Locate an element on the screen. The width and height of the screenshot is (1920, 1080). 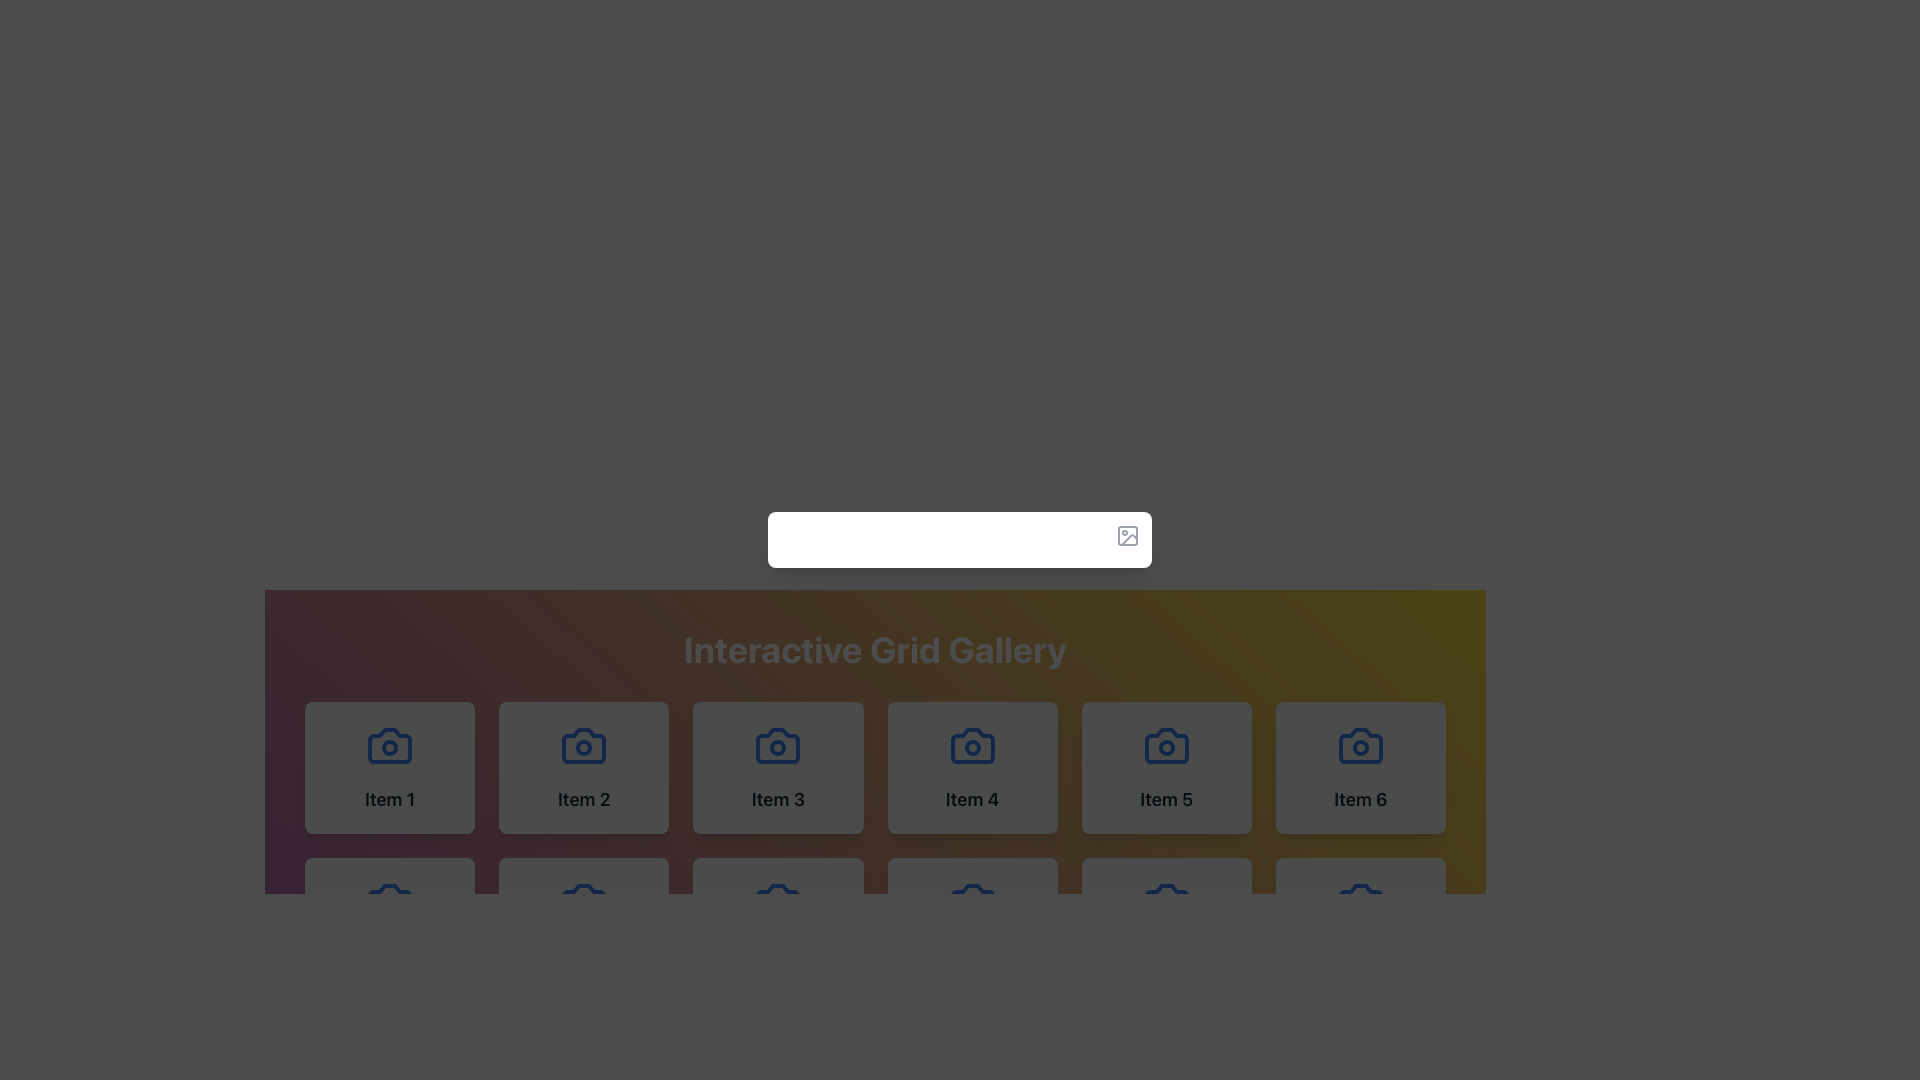
the decorative icon representing photography or a camera, located near the top of the box labeled 'Item 2', which is horizontally centered within this box is located at coordinates (583, 745).